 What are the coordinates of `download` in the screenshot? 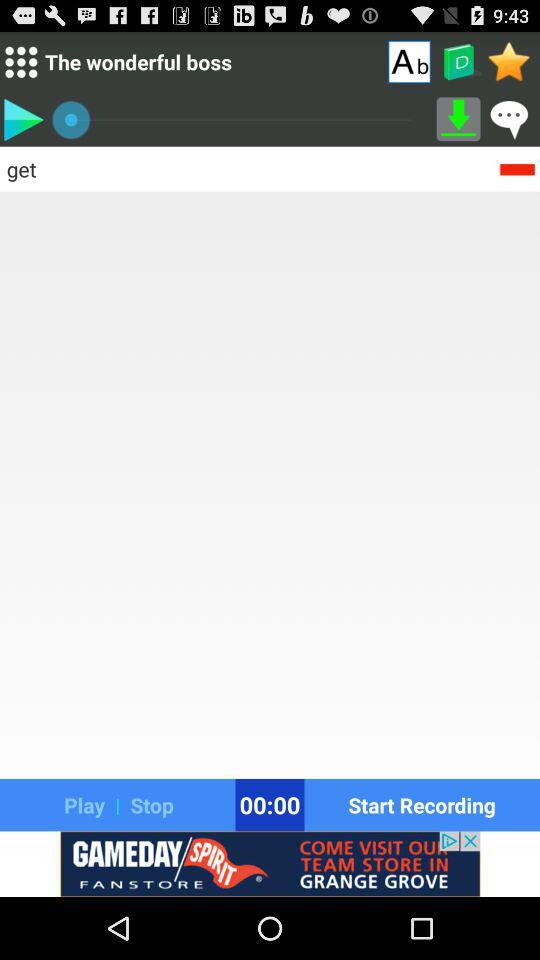 It's located at (458, 119).